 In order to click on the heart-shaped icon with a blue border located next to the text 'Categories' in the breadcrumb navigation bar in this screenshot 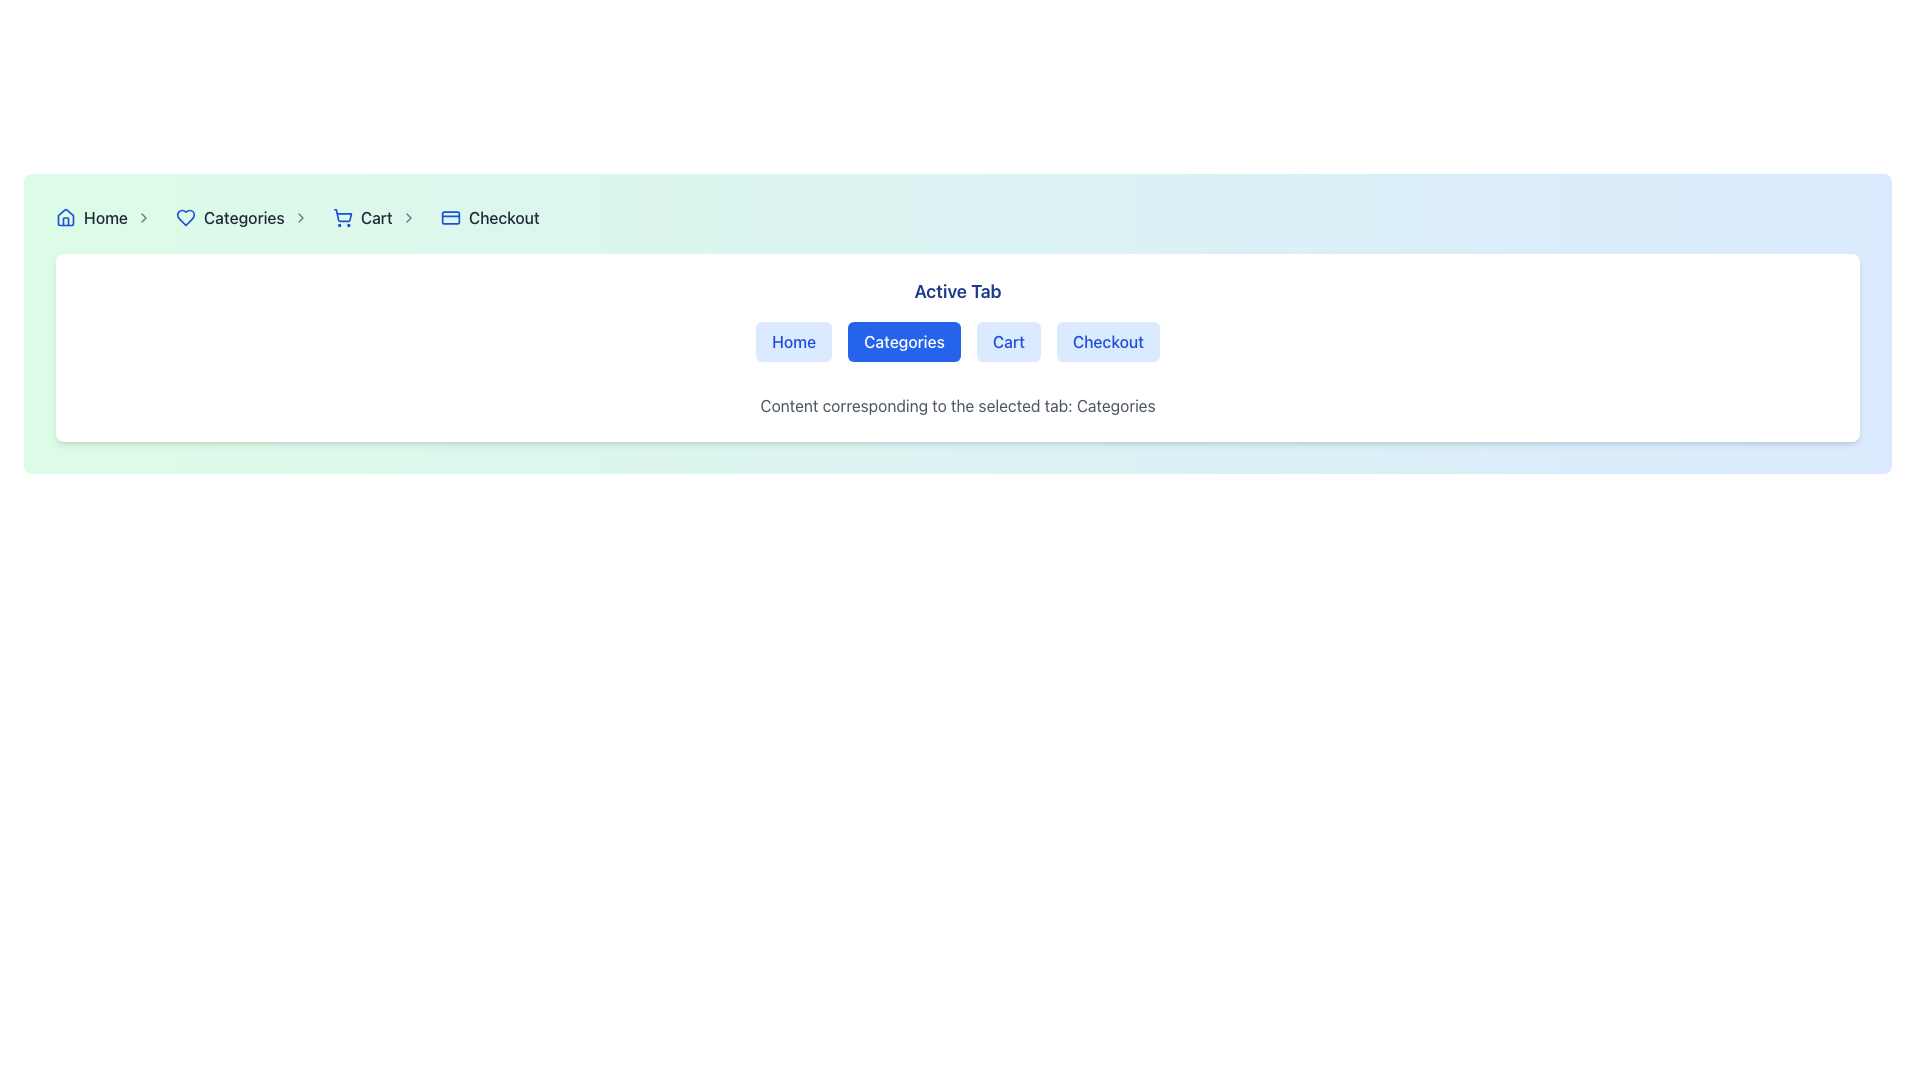, I will do `click(186, 218)`.